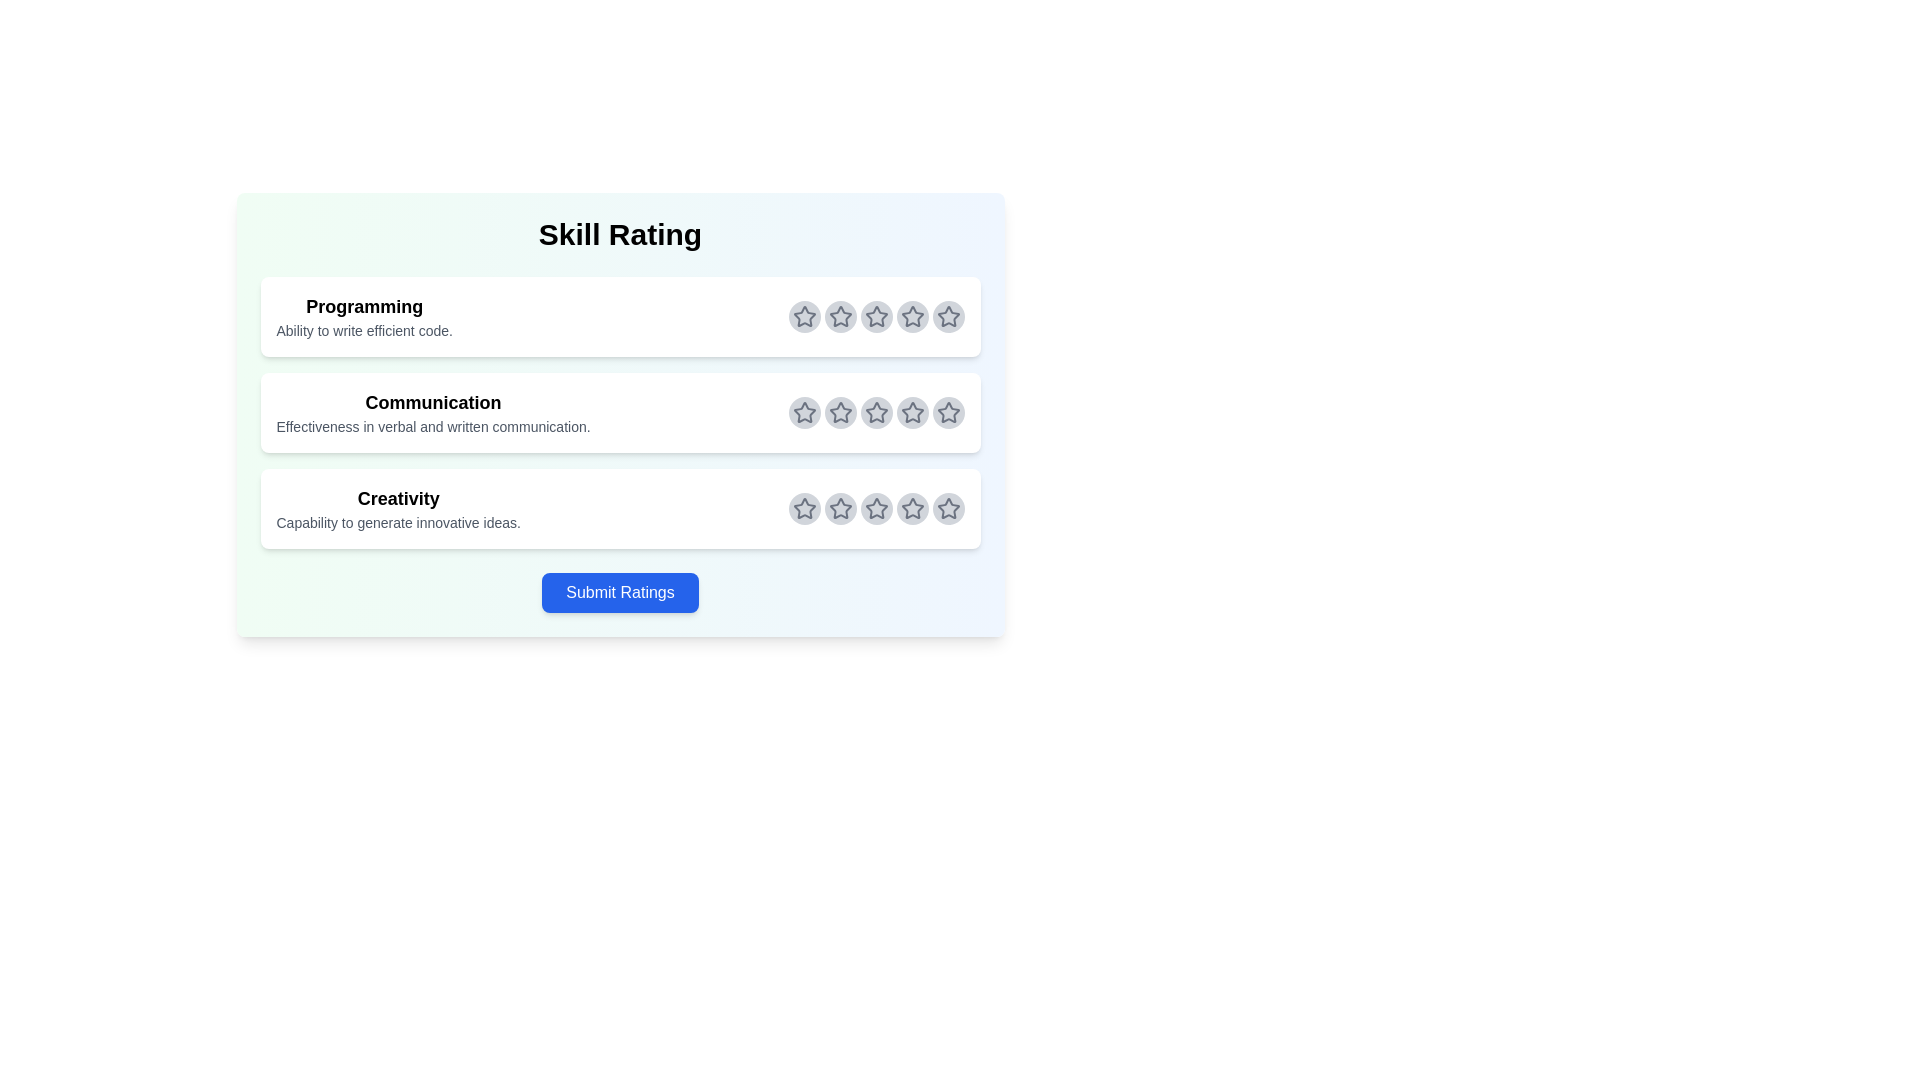 The width and height of the screenshot is (1920, 1080). I want to click on the Programming Star 1 to observe its hover effect, so click(804, 315).